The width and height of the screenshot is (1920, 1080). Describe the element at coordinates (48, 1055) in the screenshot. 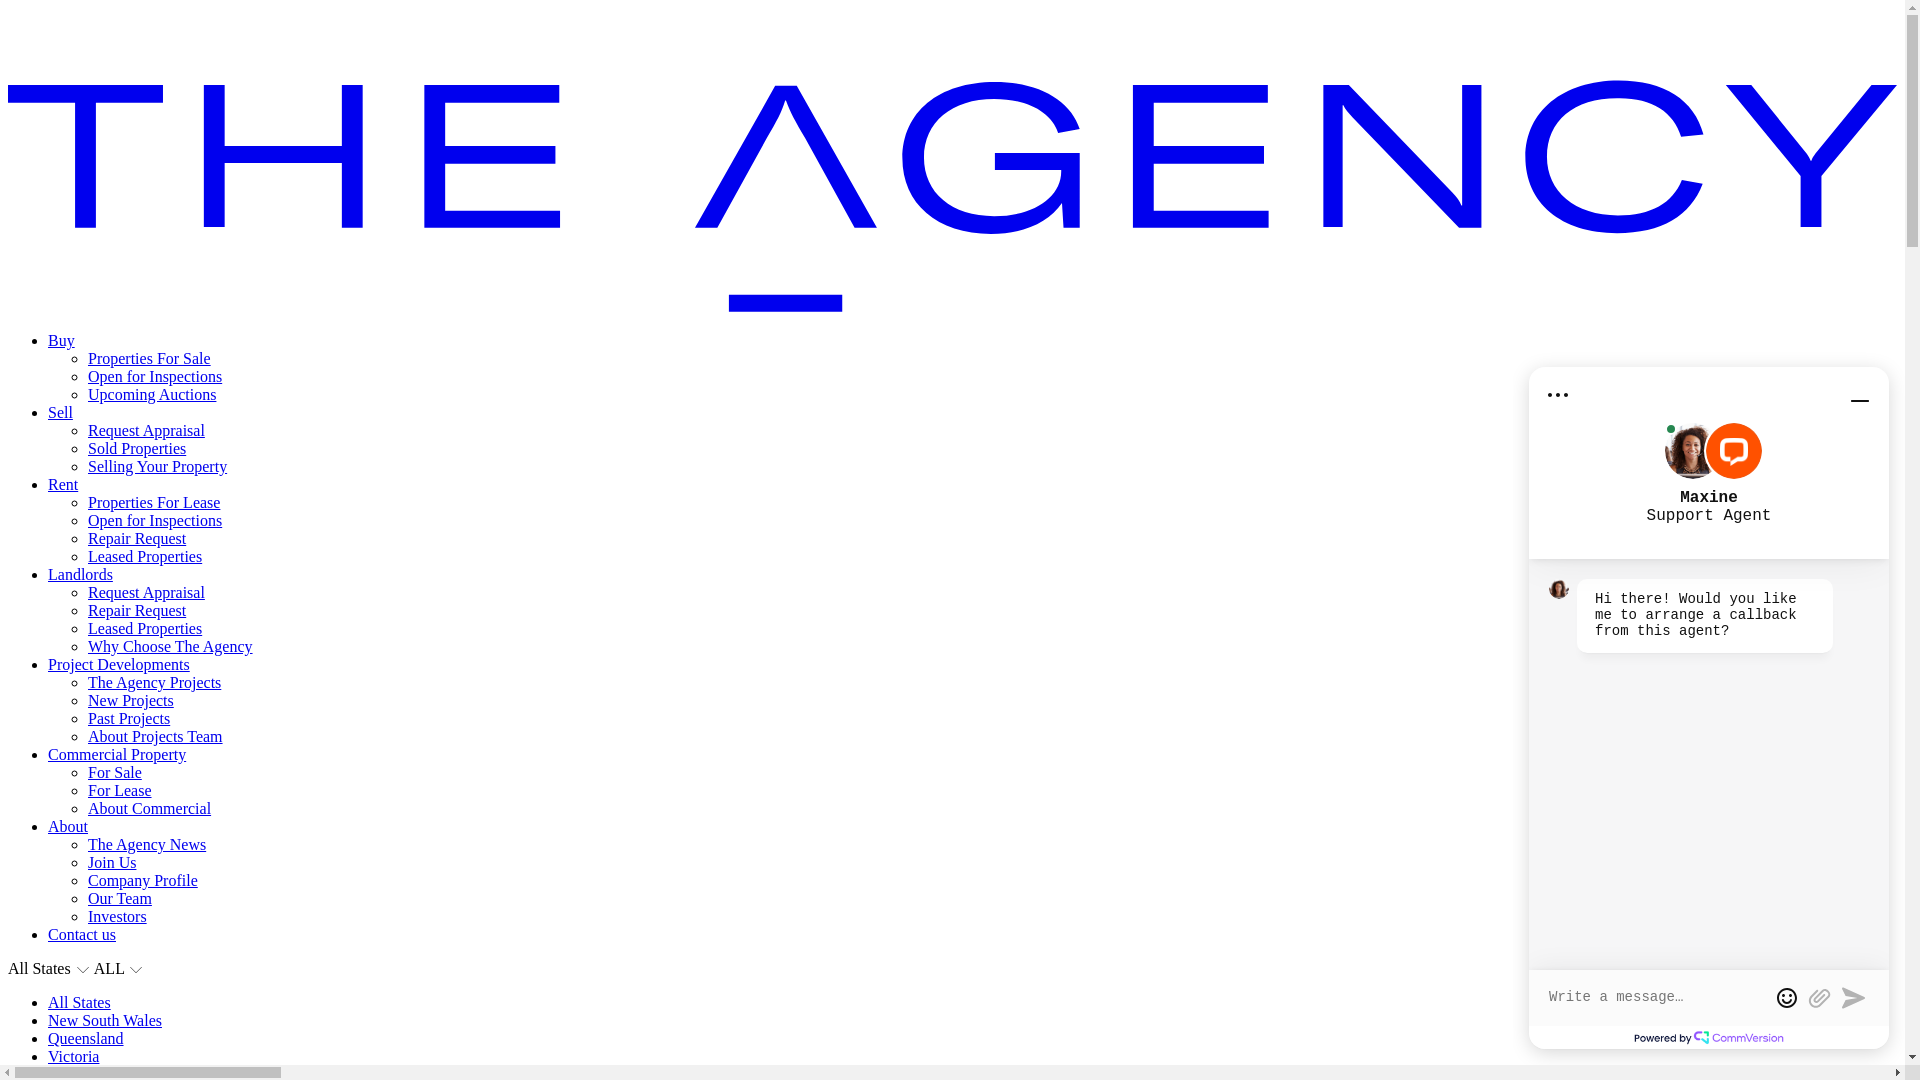

I see `'Victoria'` at that location.